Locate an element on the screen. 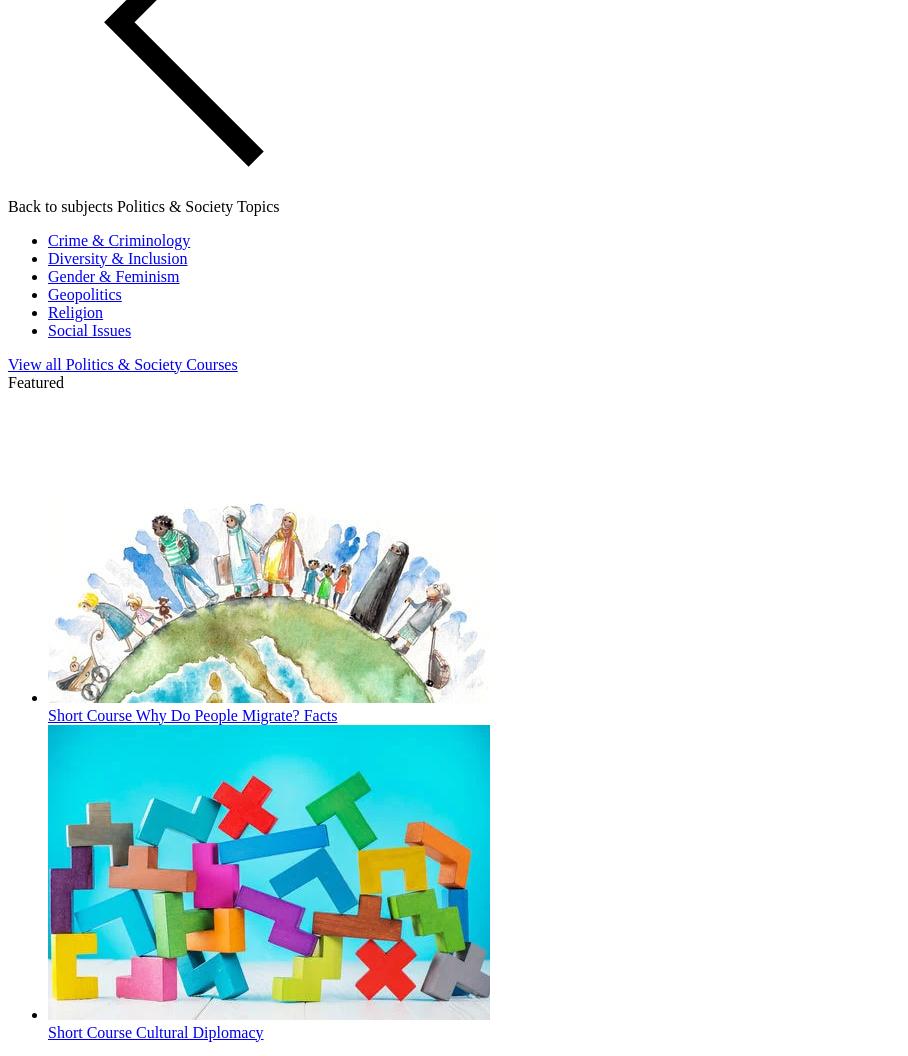 The height and width of the screenshot is (1056, 908). 'Cultural Diplomacy' is located at coordinates (199, 1030).